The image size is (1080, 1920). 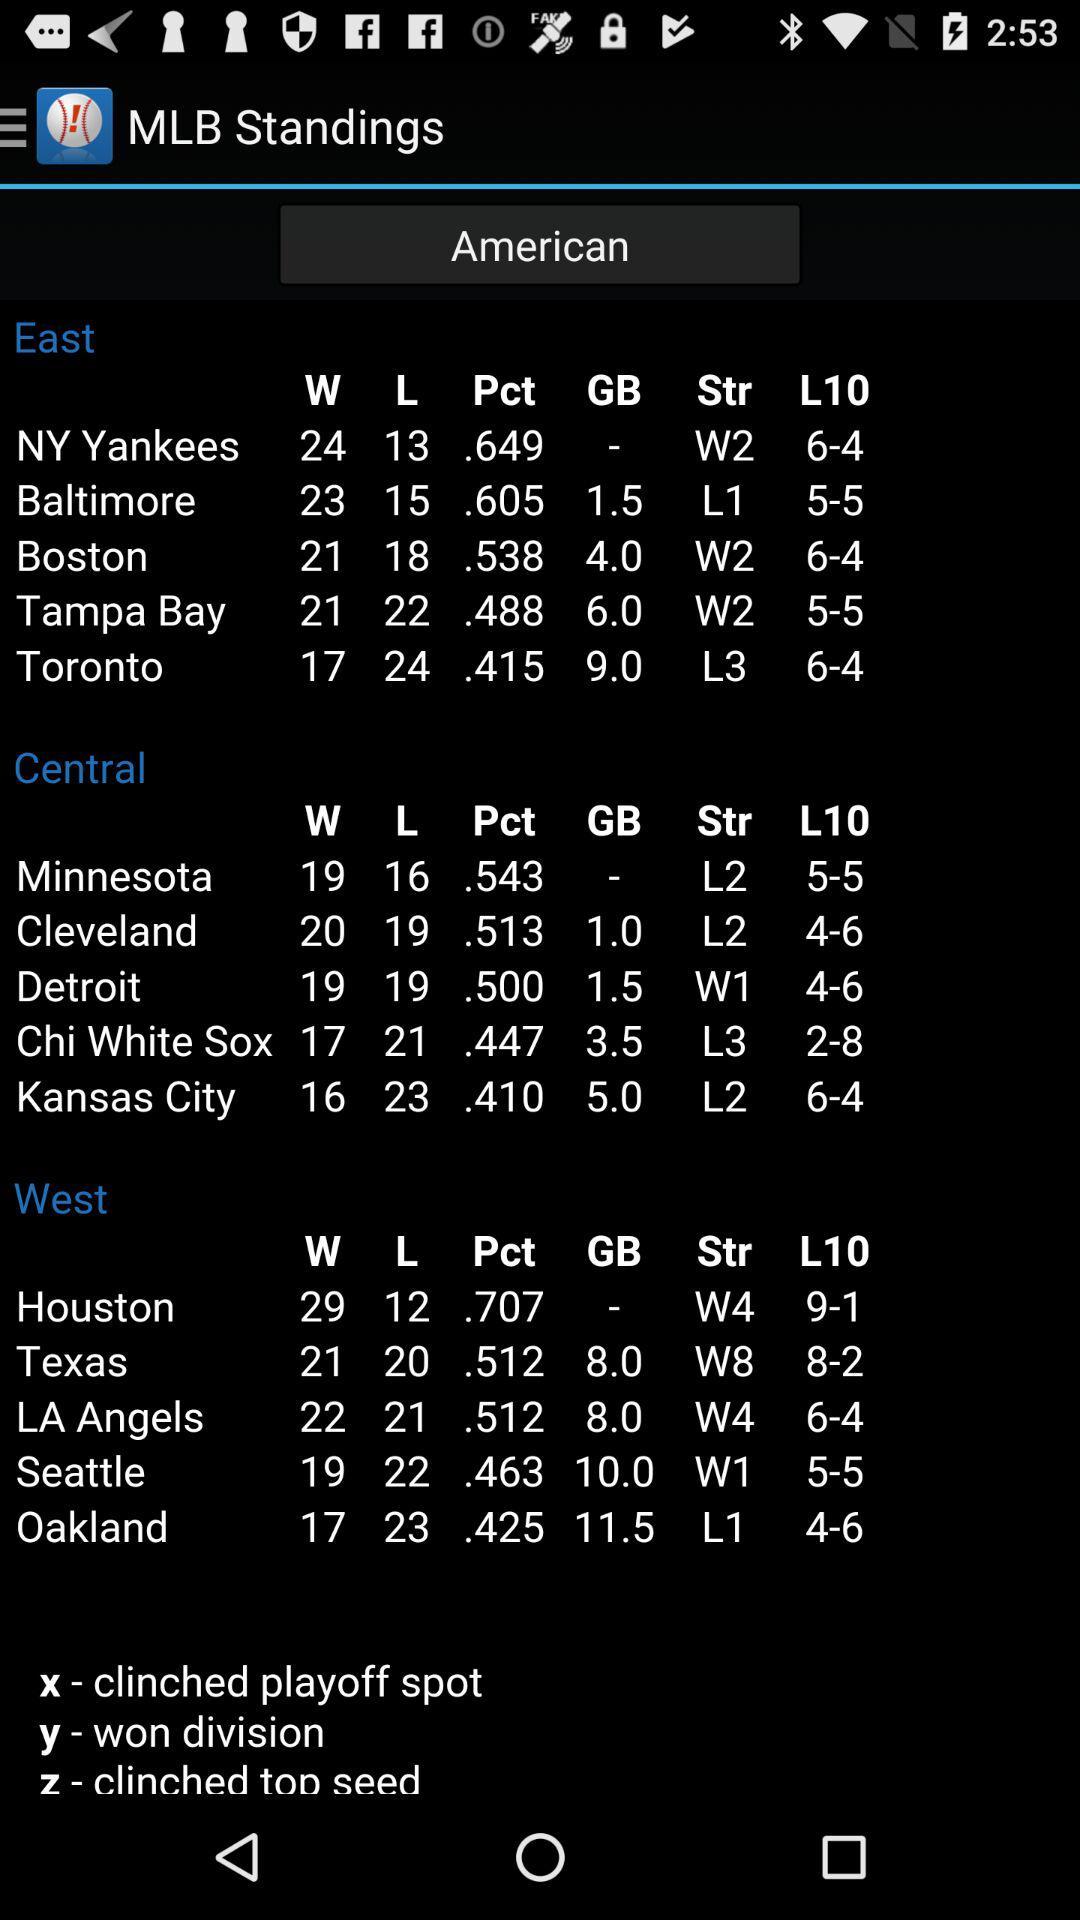 What do you see at coordinates (540, 1045) in the screenshot?
I see `click the whole box` at bounding box center [540, 1045].